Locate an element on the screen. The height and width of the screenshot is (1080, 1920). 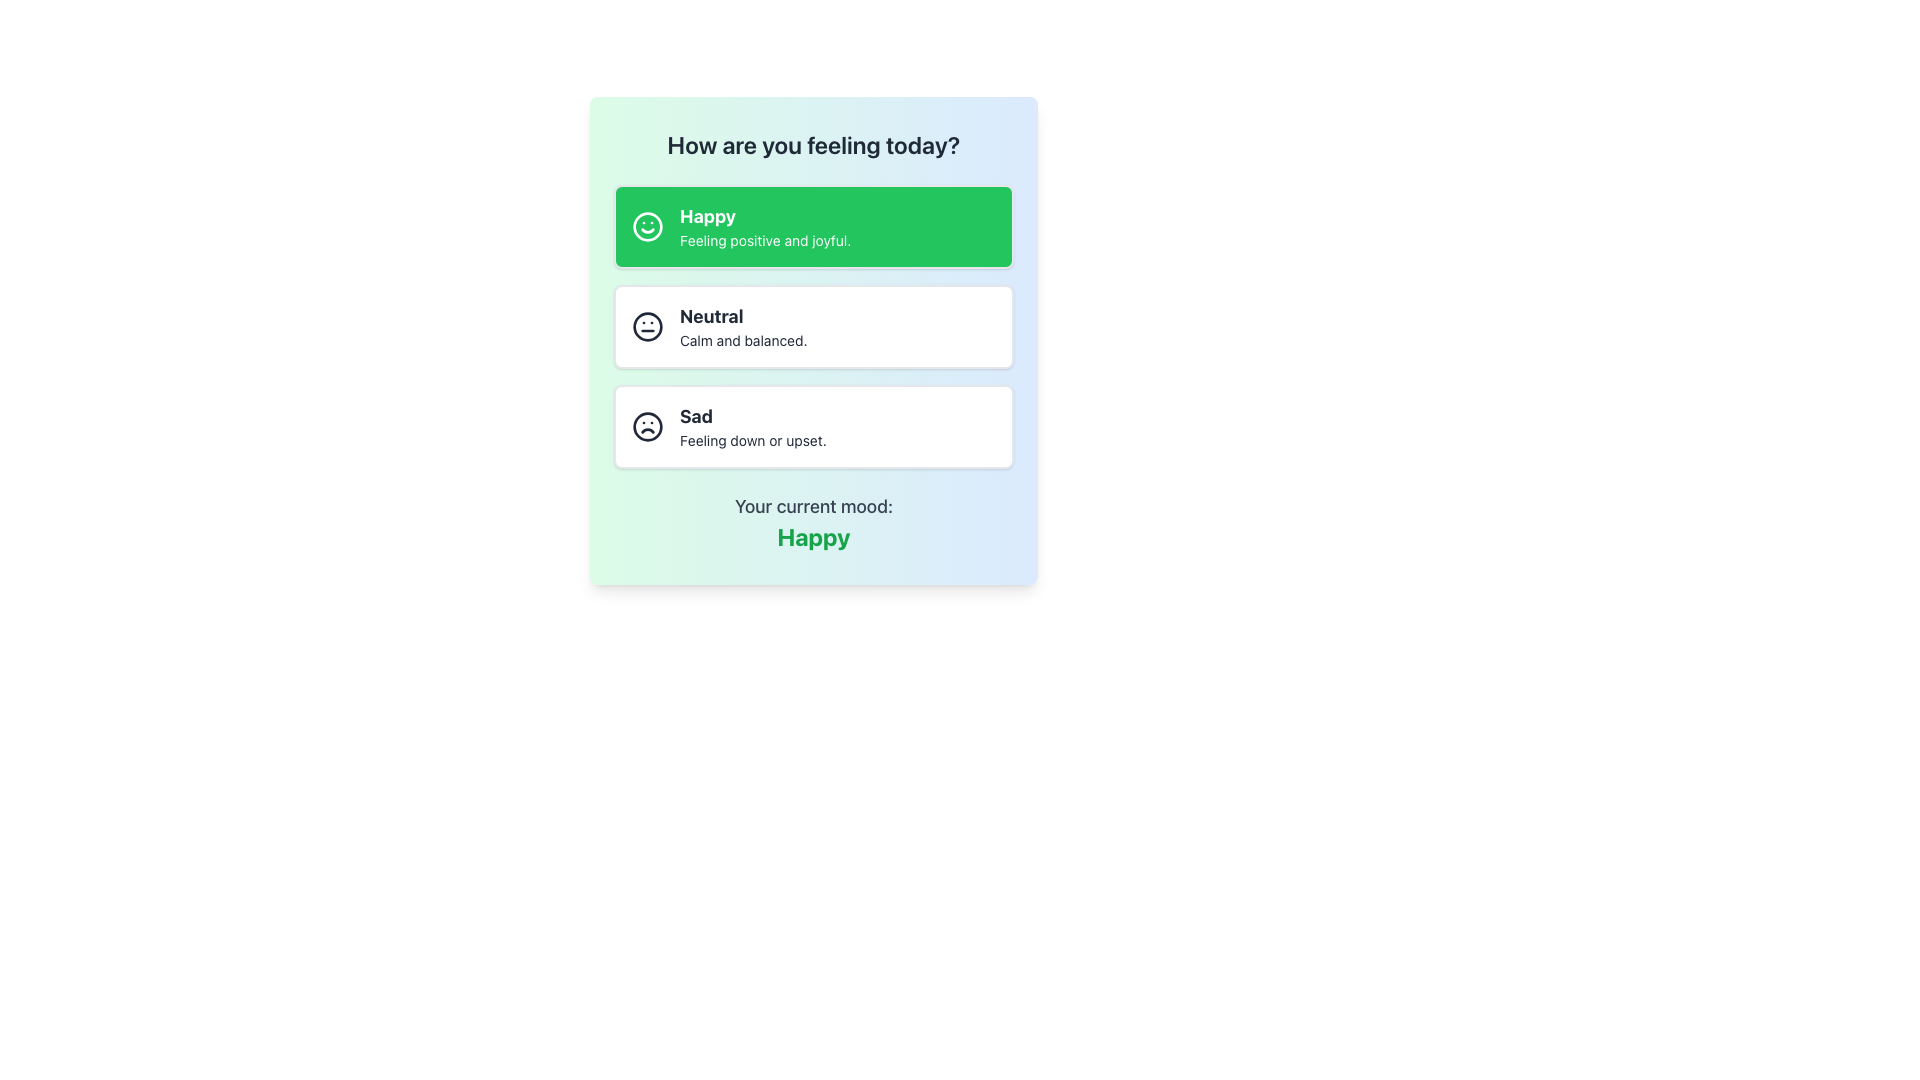
the SVG icon representing a frowning face, located in the third selection option labeled 'Sad' within the mood selection interface is located at coordinates (648, 426).